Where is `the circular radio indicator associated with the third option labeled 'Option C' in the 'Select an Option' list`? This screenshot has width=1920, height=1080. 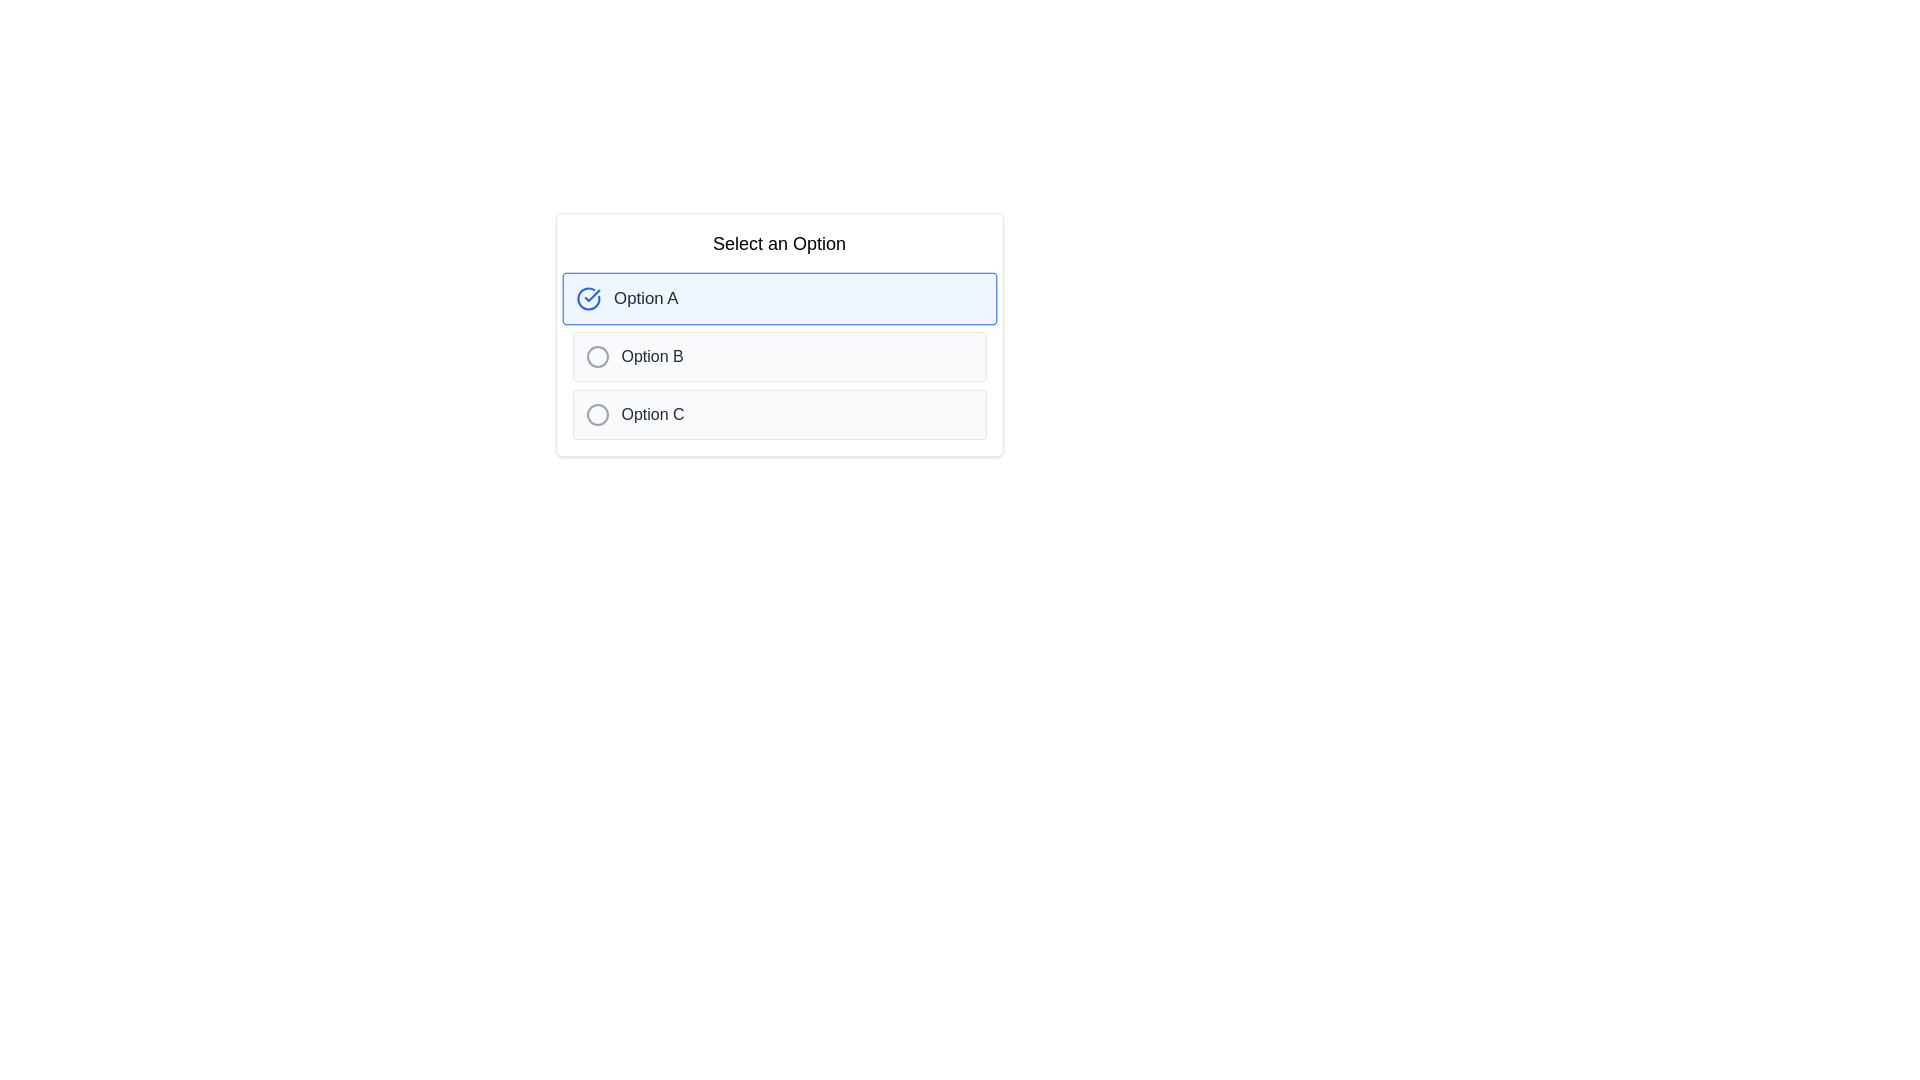 the circular radio indicator associated with the third option labeled 'Option C' in the 'Select an Option' list is located at coordinates (596, 414).